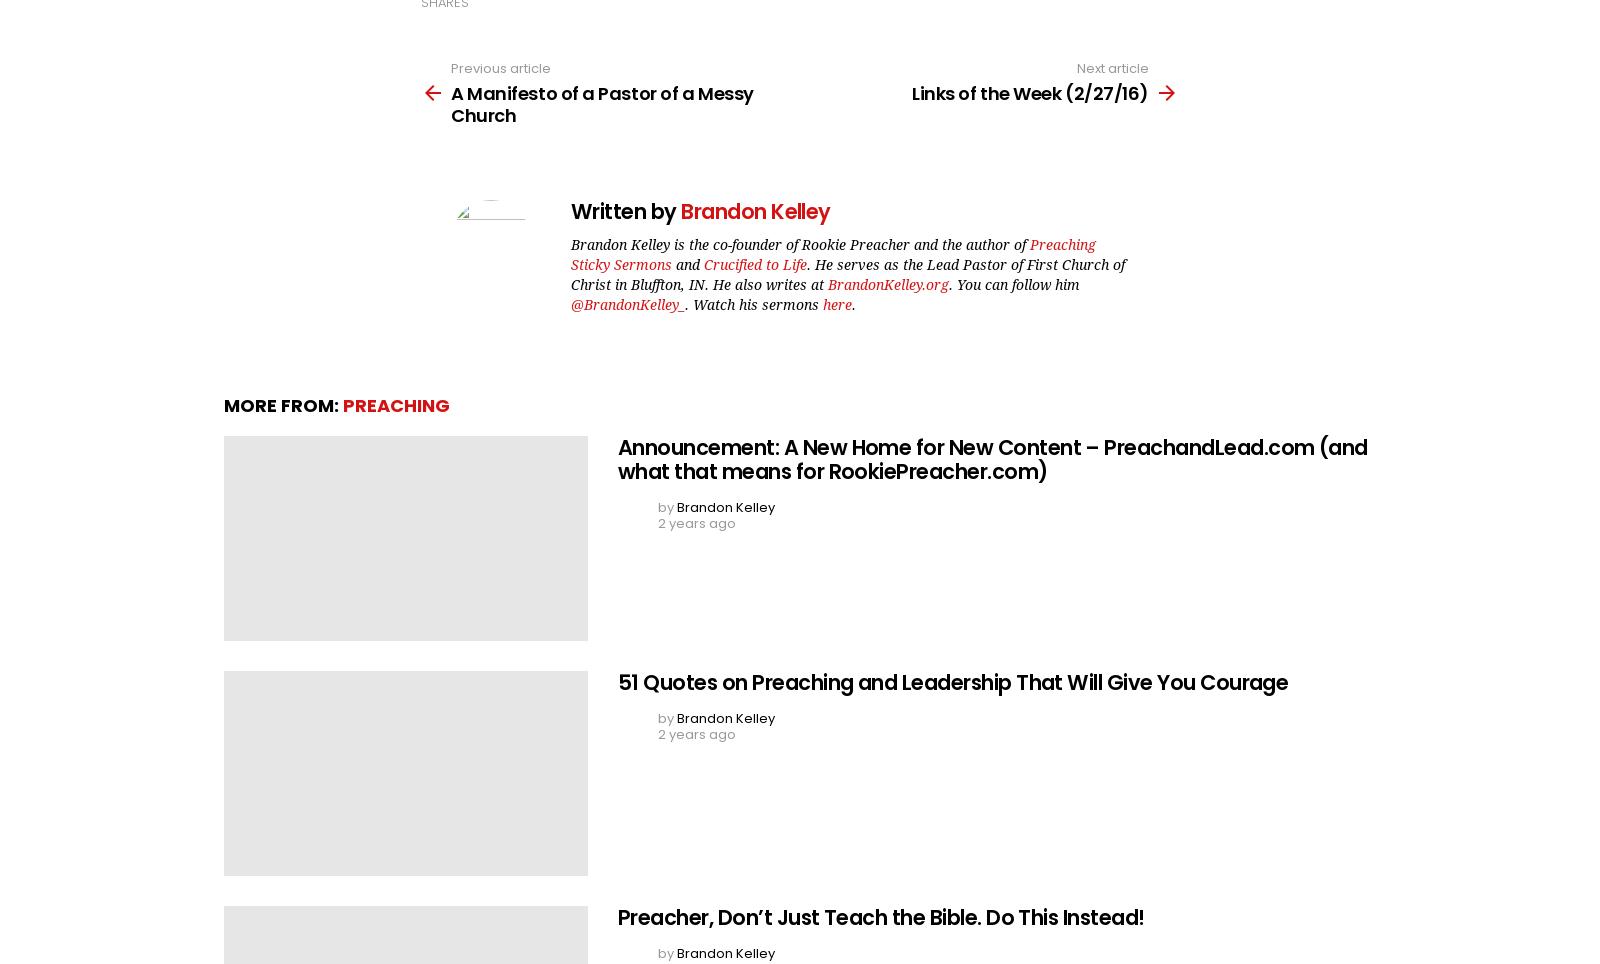 The image size is (1600, 964). What do you see at coordinates (755, 263) in the screenshot?
I see `'Crucified to Life'` at bounding box center [755, 263].